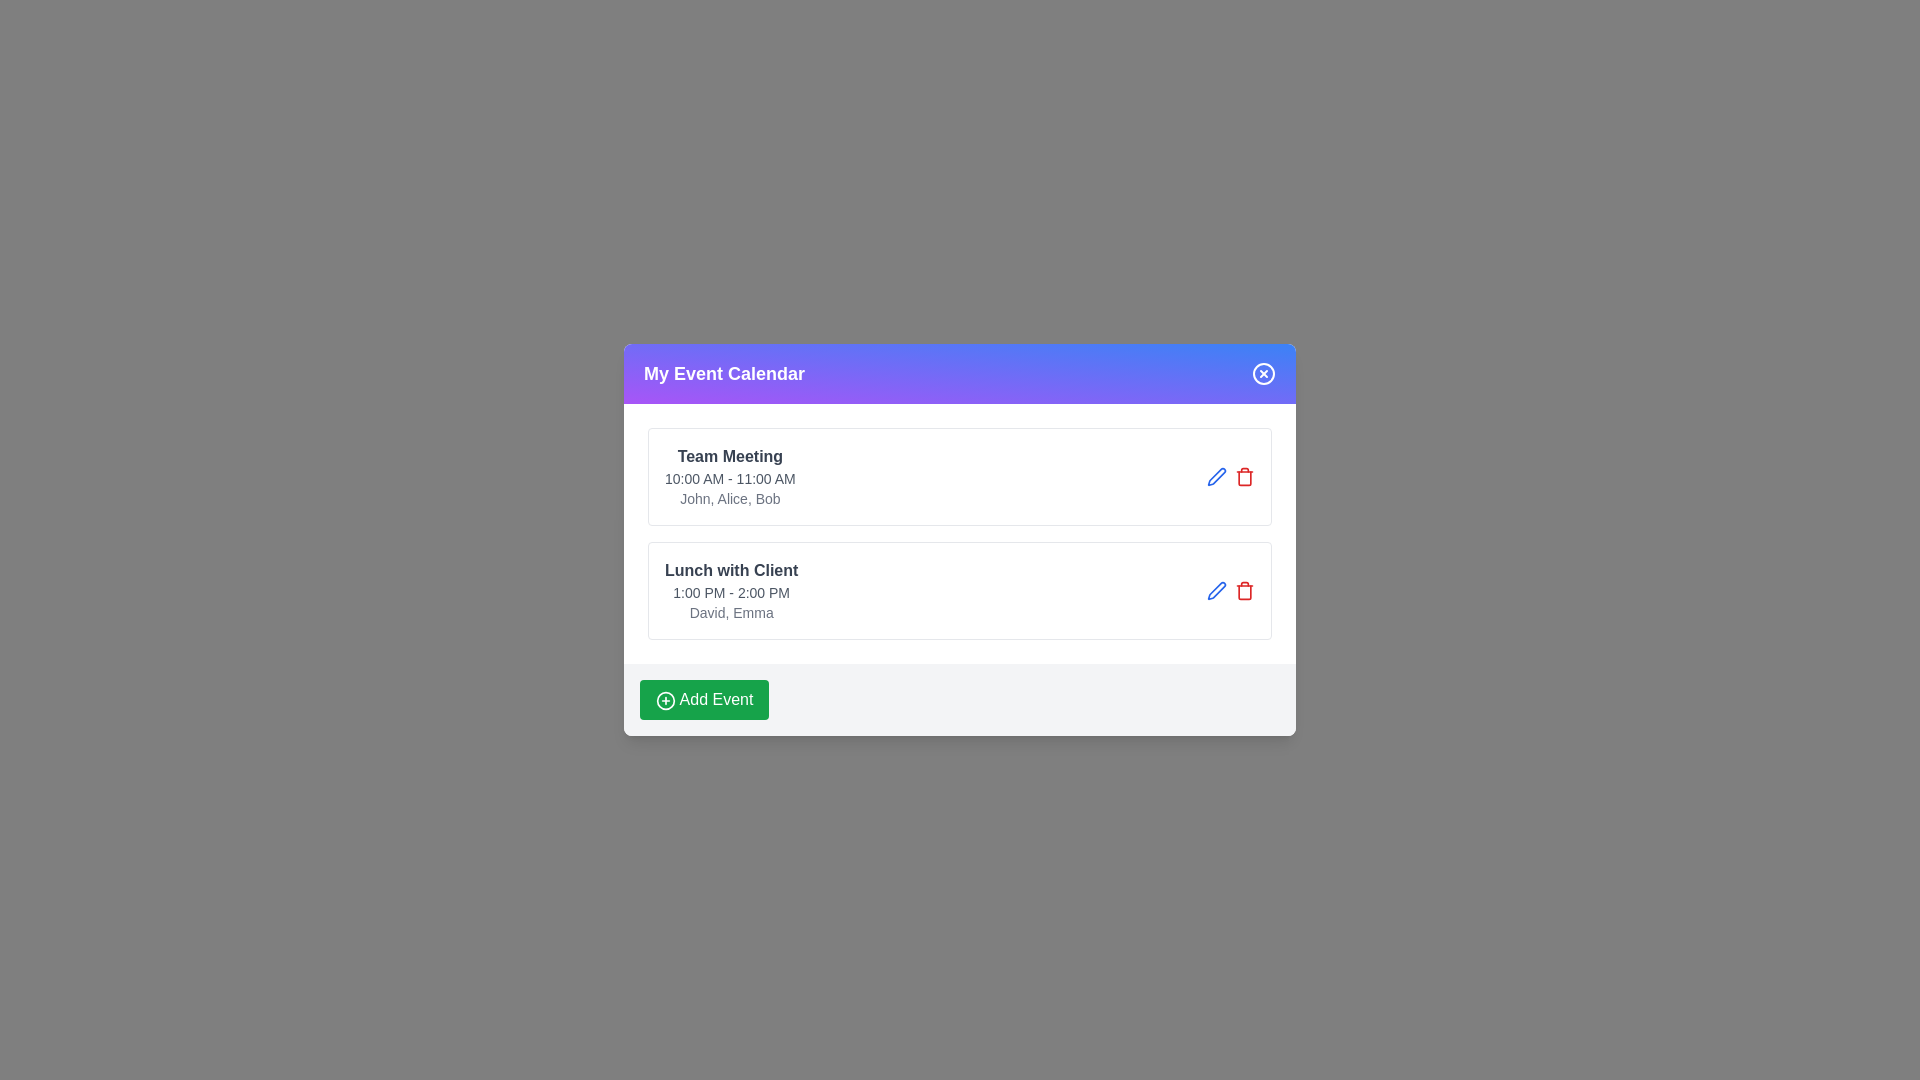 The image size is (1920, 1080). I want to click on the delete icon in the interactive button group located in the top right corner of the 'Team Meeting' card, so click(1229, 477).